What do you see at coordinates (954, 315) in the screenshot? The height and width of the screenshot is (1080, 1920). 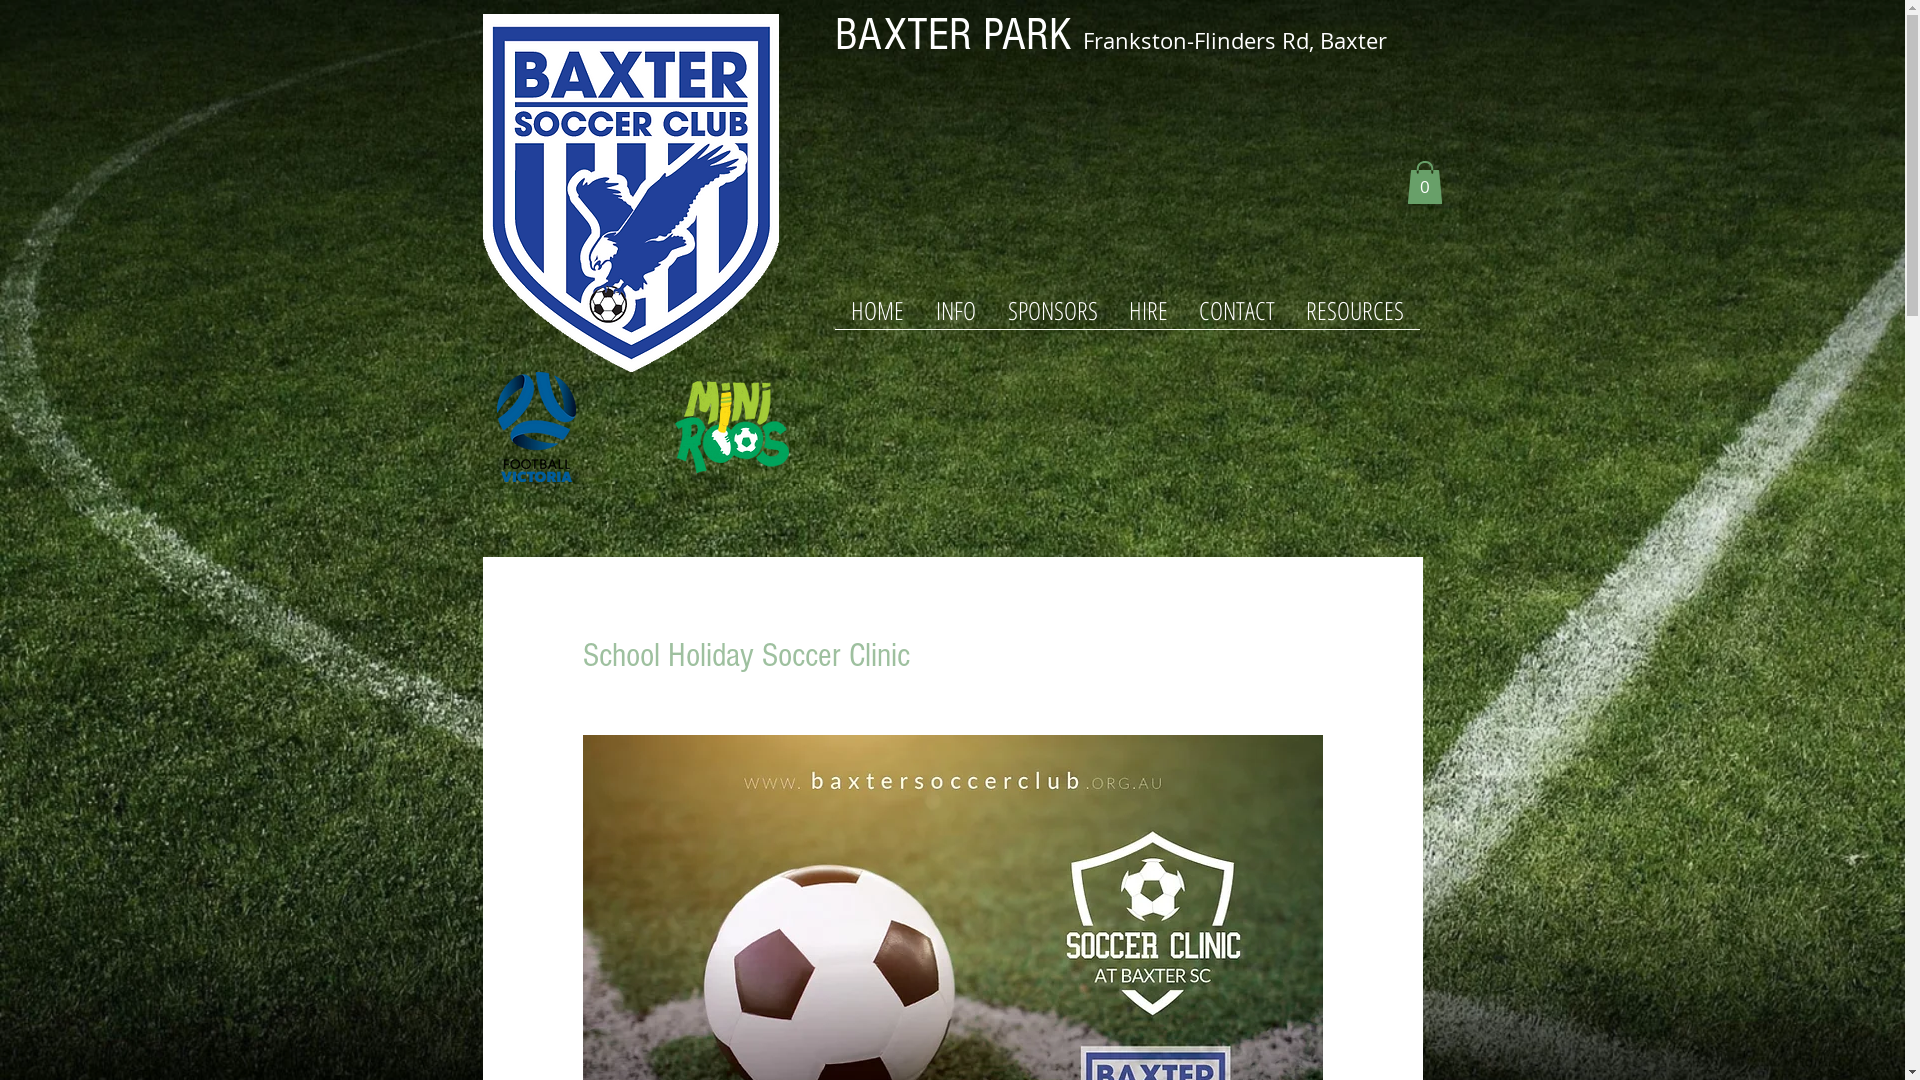 I see `'INFO'` at bounding box center [954, 315].